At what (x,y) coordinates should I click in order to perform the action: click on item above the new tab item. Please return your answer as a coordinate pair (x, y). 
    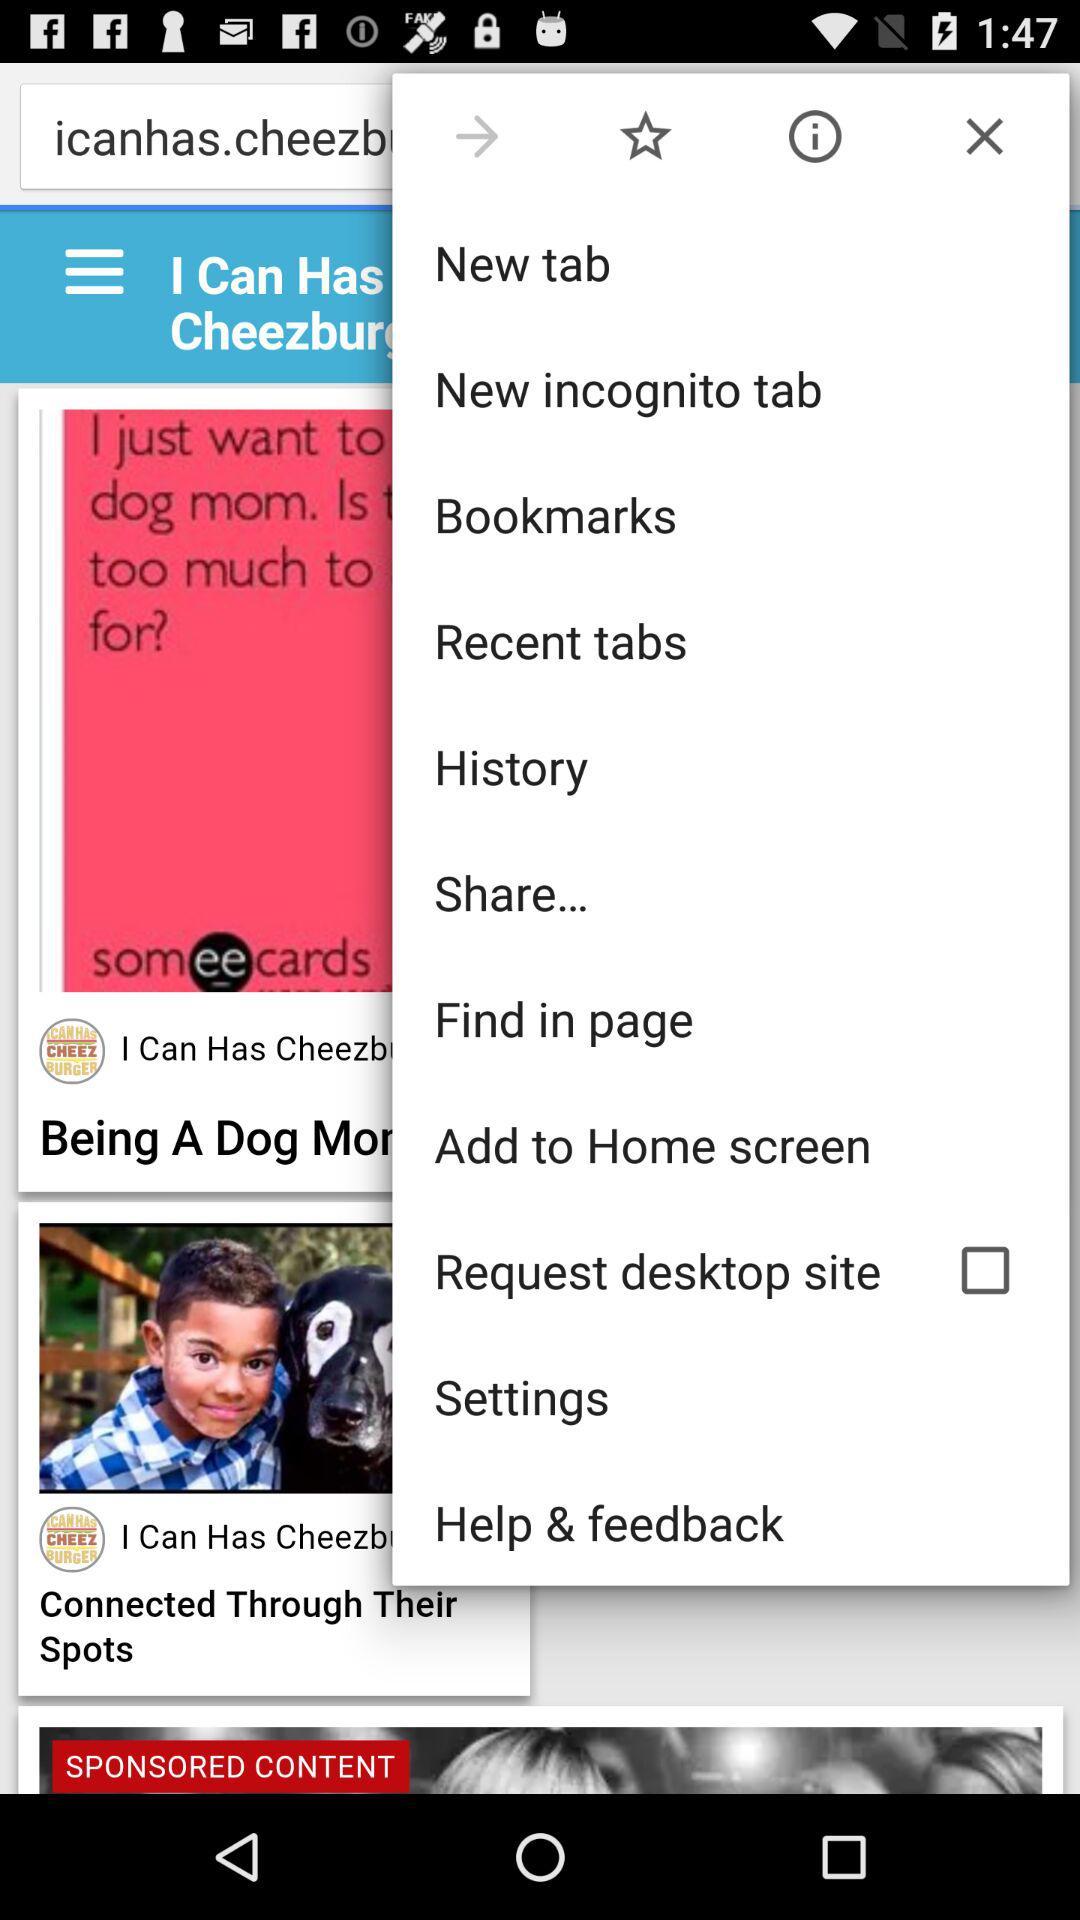
    Looking at the image, I should click on (983, 135).